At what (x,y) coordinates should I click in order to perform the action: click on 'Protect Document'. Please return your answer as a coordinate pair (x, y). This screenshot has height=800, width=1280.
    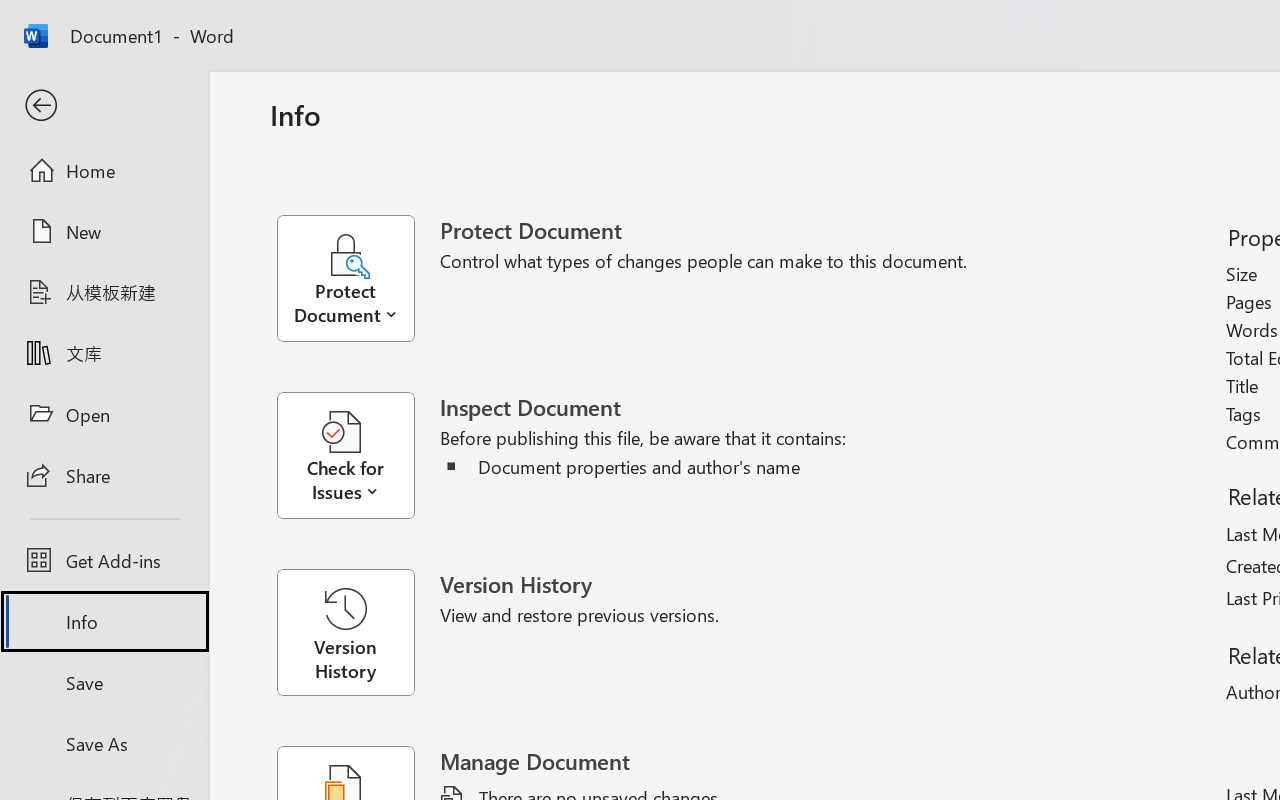
    Looking at the image, I should click on (358, 278).